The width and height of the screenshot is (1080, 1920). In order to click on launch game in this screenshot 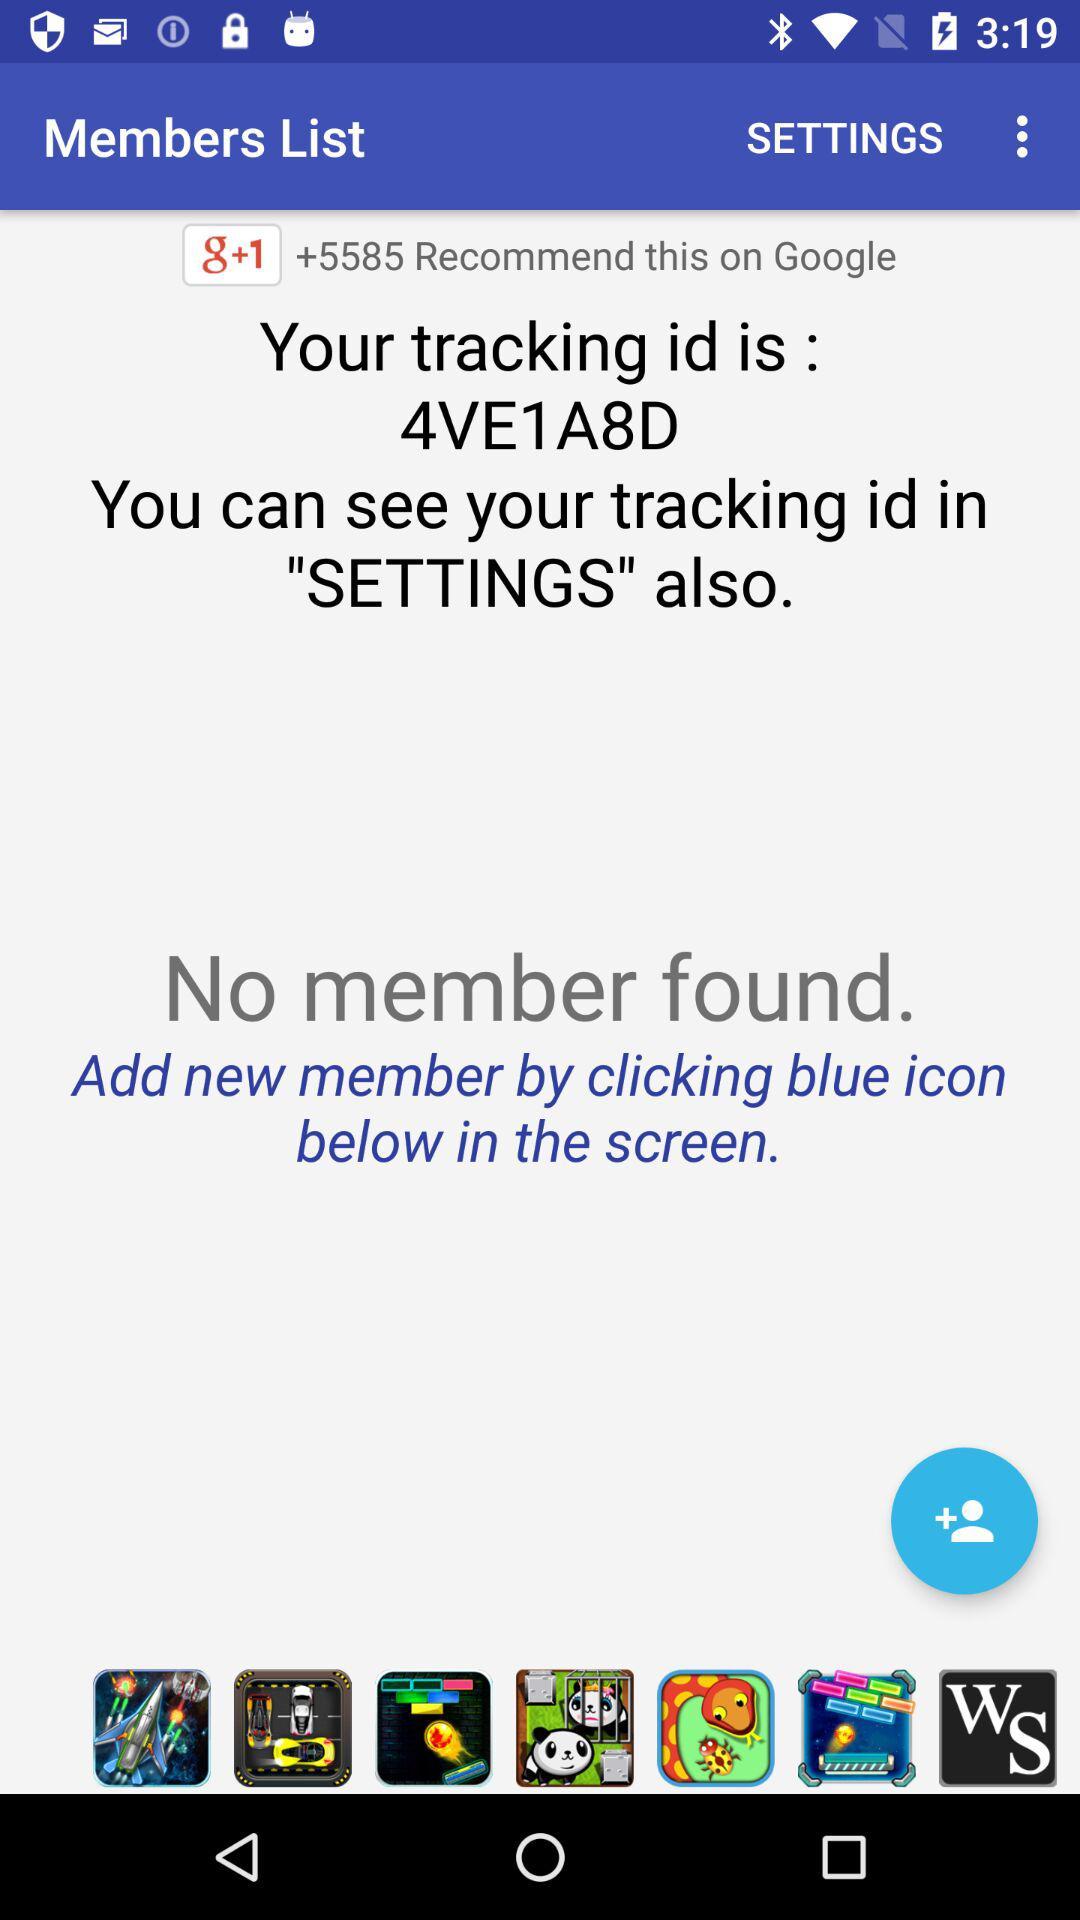, I will do `click(432, 1727)`.